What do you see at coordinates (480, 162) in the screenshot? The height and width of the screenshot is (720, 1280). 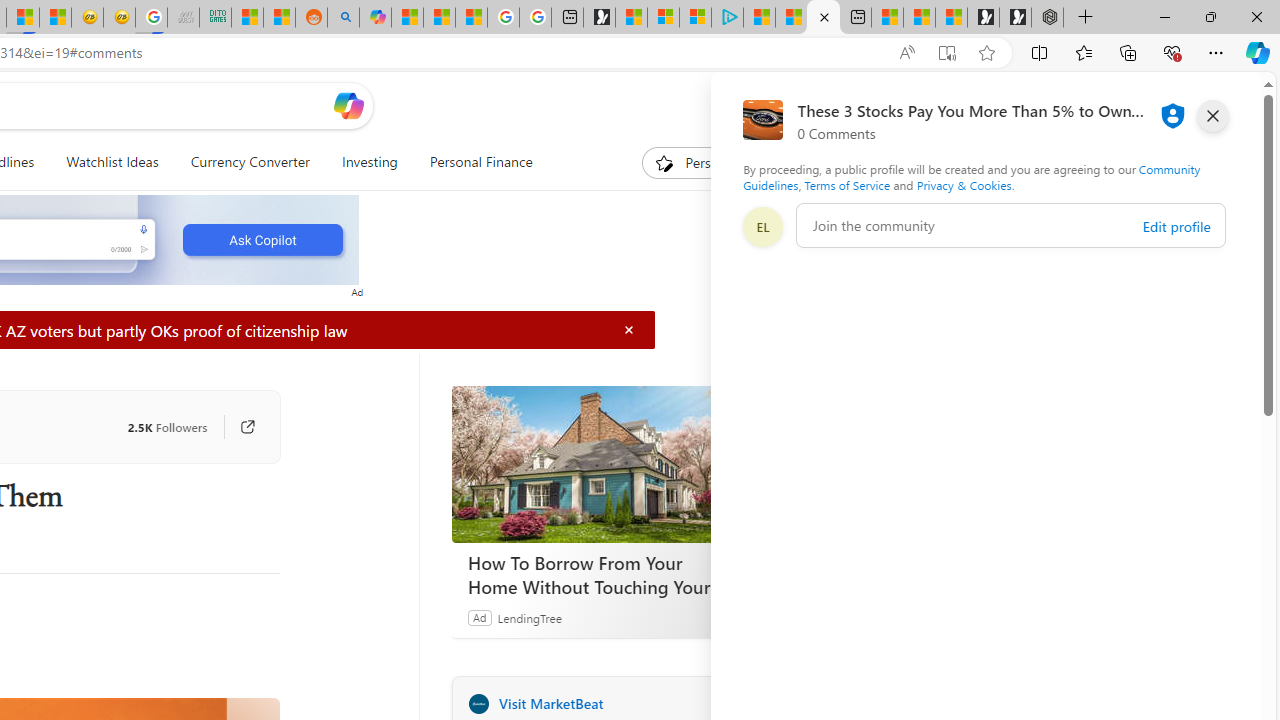 I see `'Personal Finance'` at bounding box center [480, 162].